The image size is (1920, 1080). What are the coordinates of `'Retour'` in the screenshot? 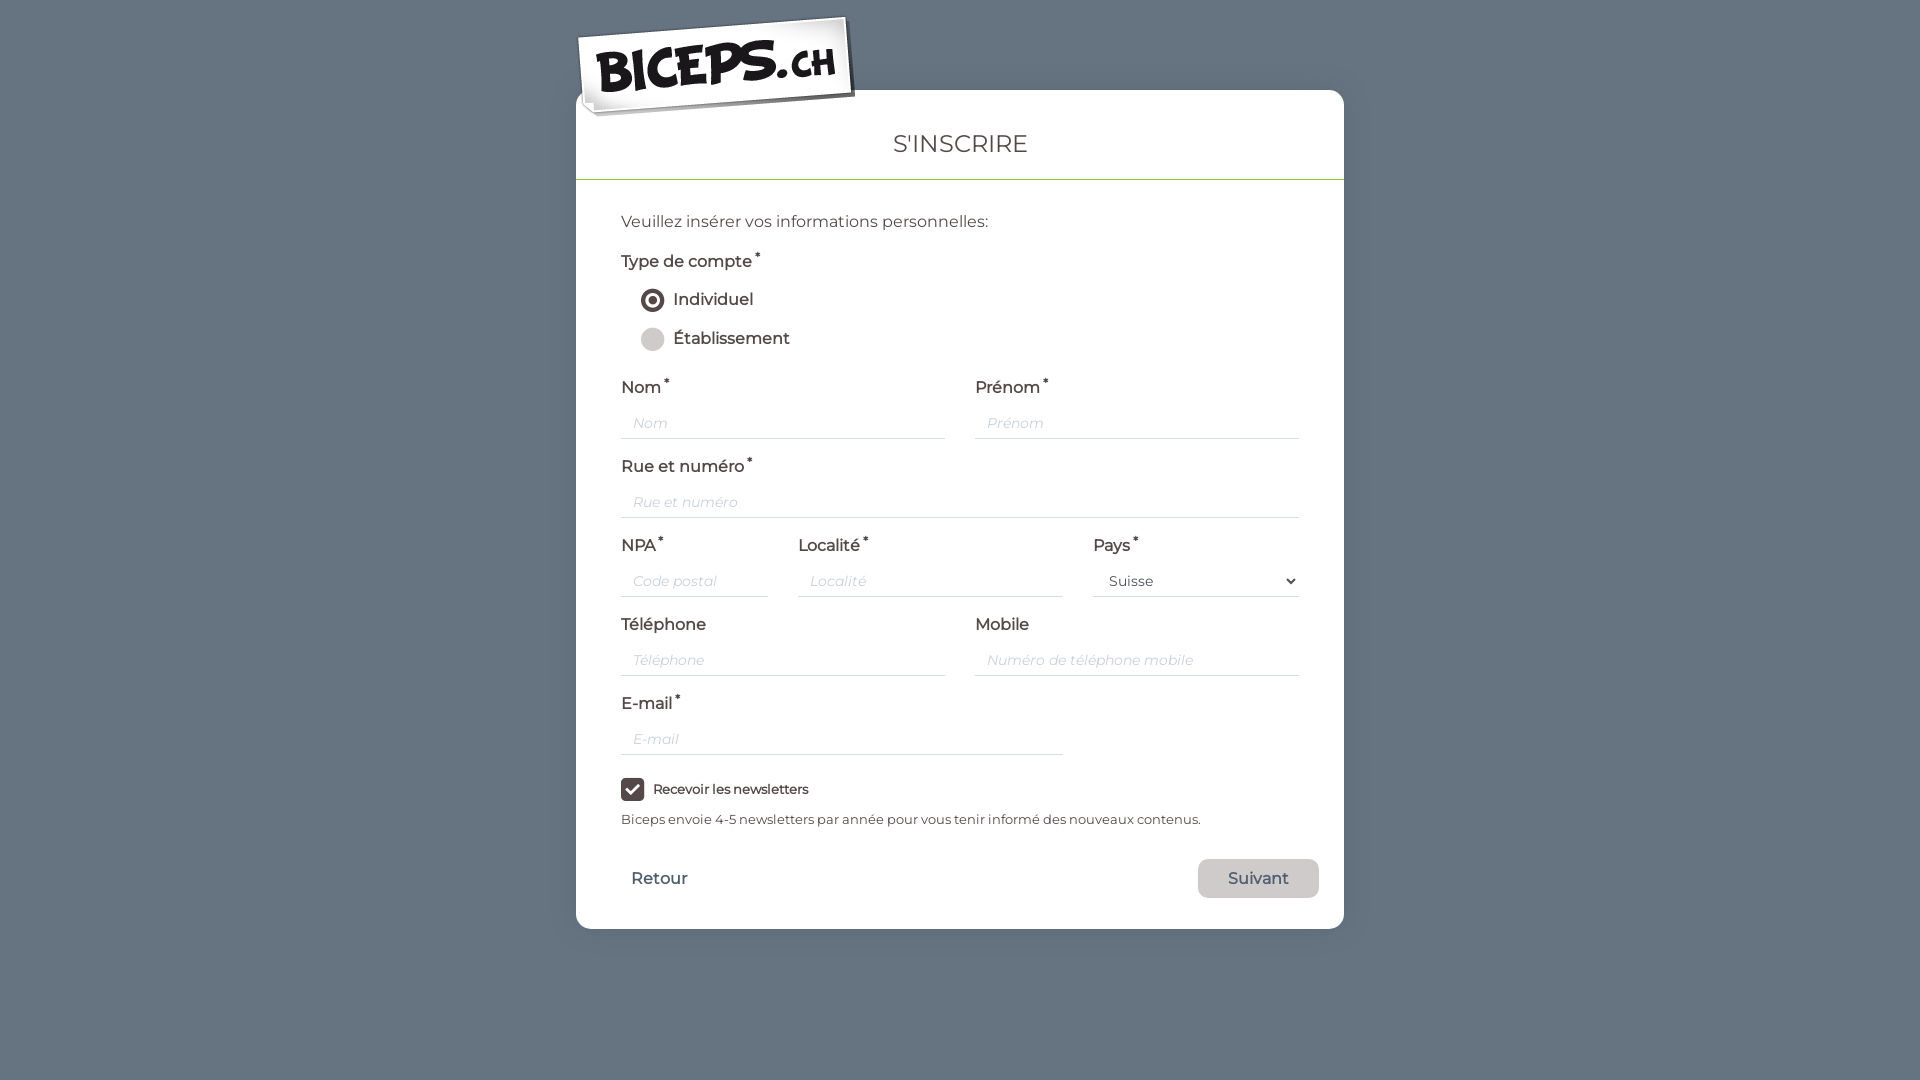 It's located at (658, 877).